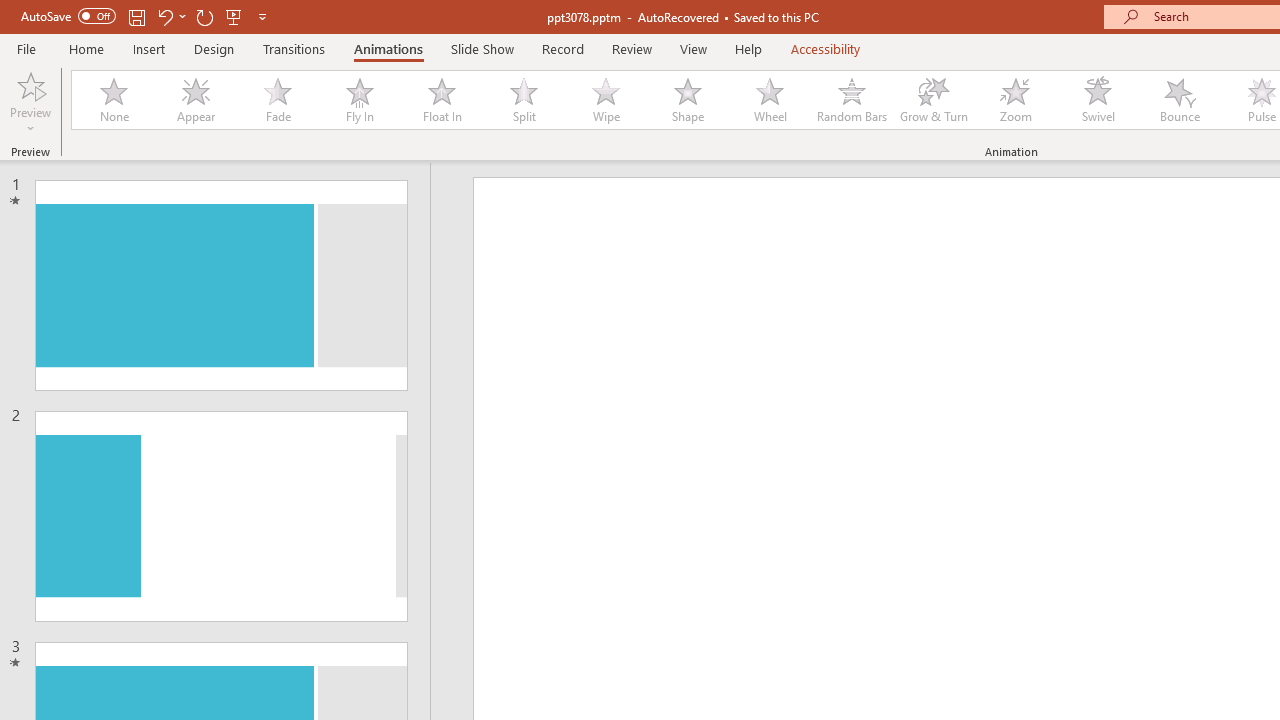  What do you see at coordinates (852, 100) in the screenshot?
I see `'Random Bars'` at bounding box center [852, 100].